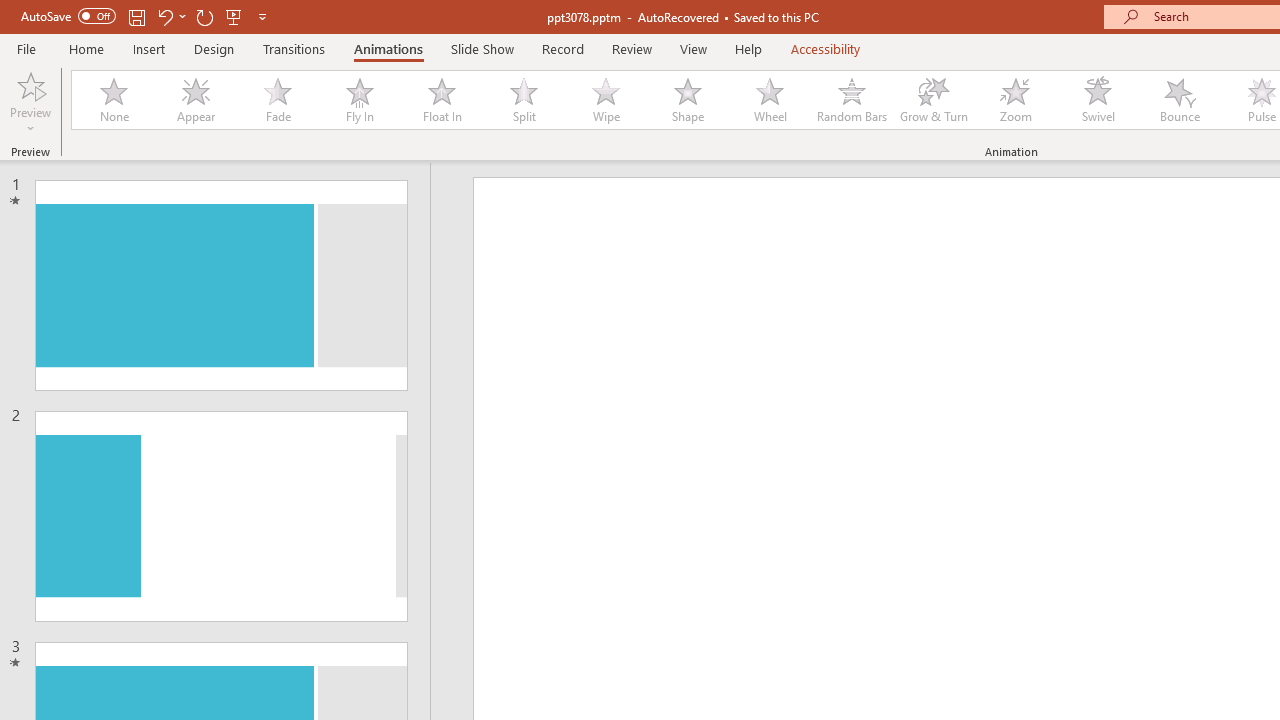  What do you see at coordinates (852, 100) in the screenshot?
I see `'Random Bars'` at bounding box center [852, 100].